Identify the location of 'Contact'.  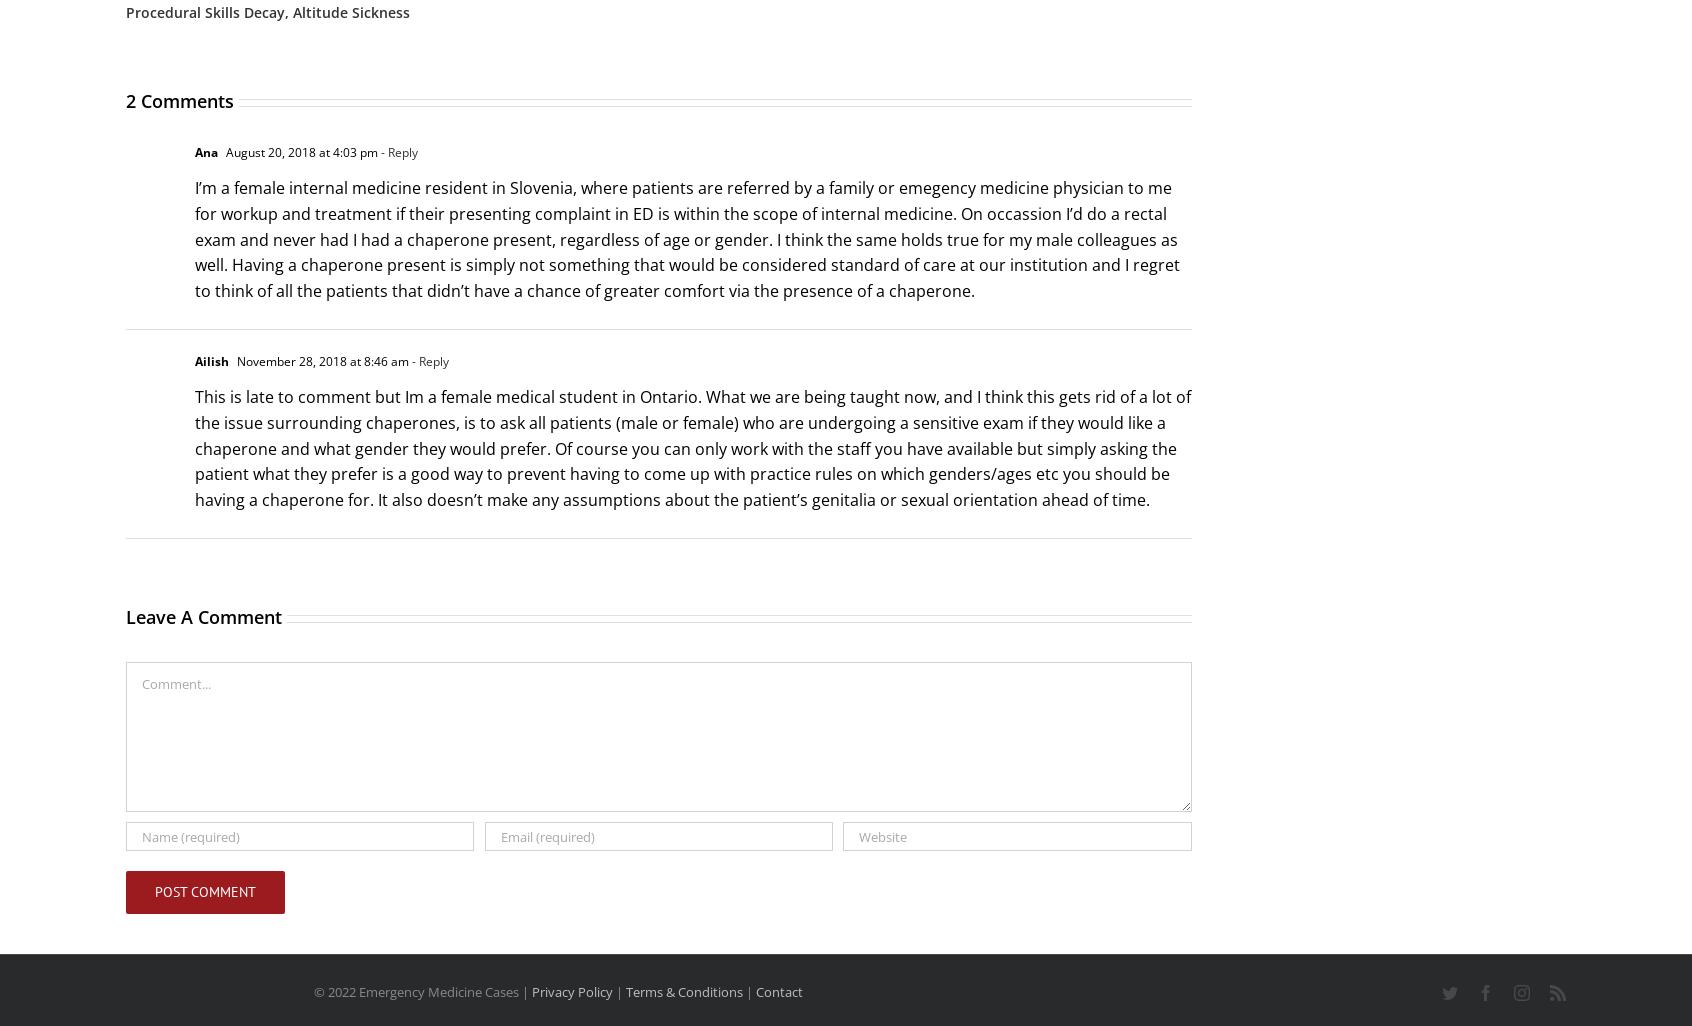
(753, 991).